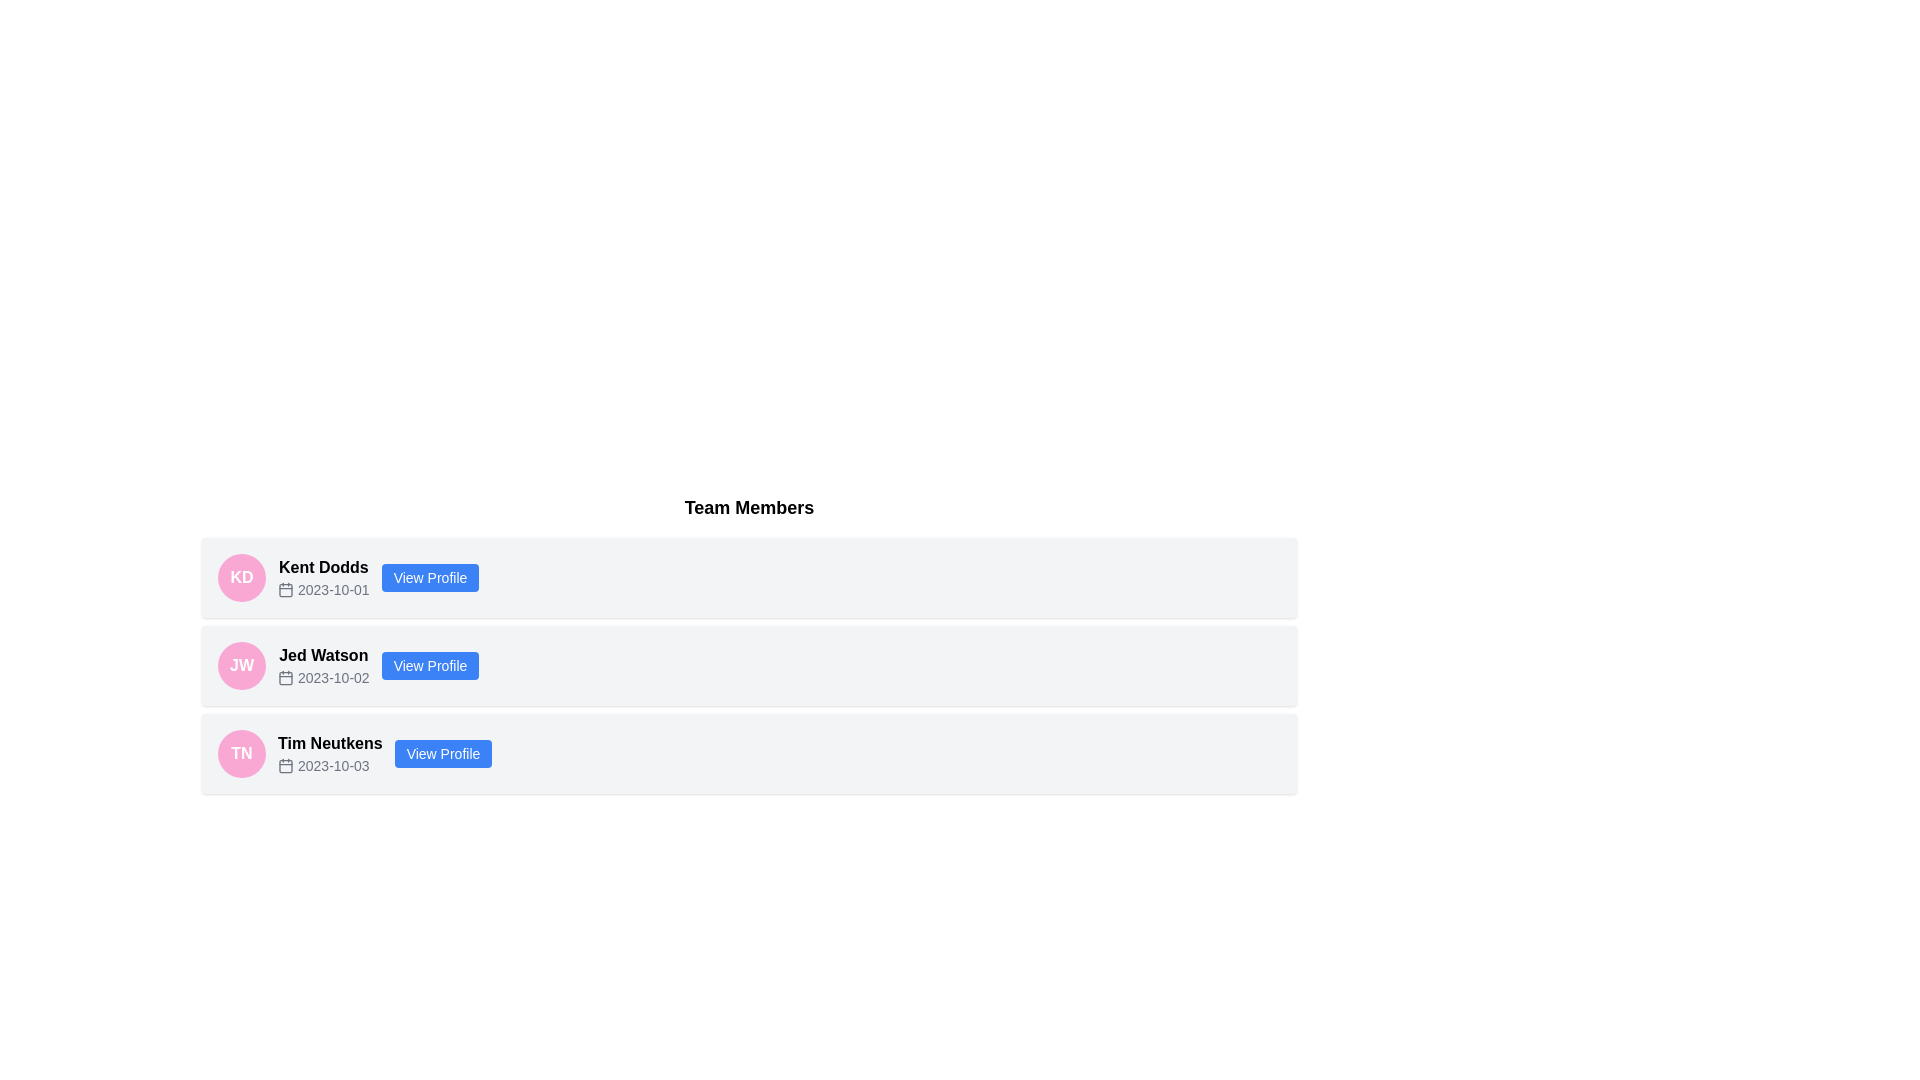 This screenshot has height=1080, width=1920. Describe the element at coordinates (330, 765) in the screenshot. I see `date text associated with the profile of 'Tim Neutkens', which is located to the right of the calendar icon and below his name in the profile card` at that location.